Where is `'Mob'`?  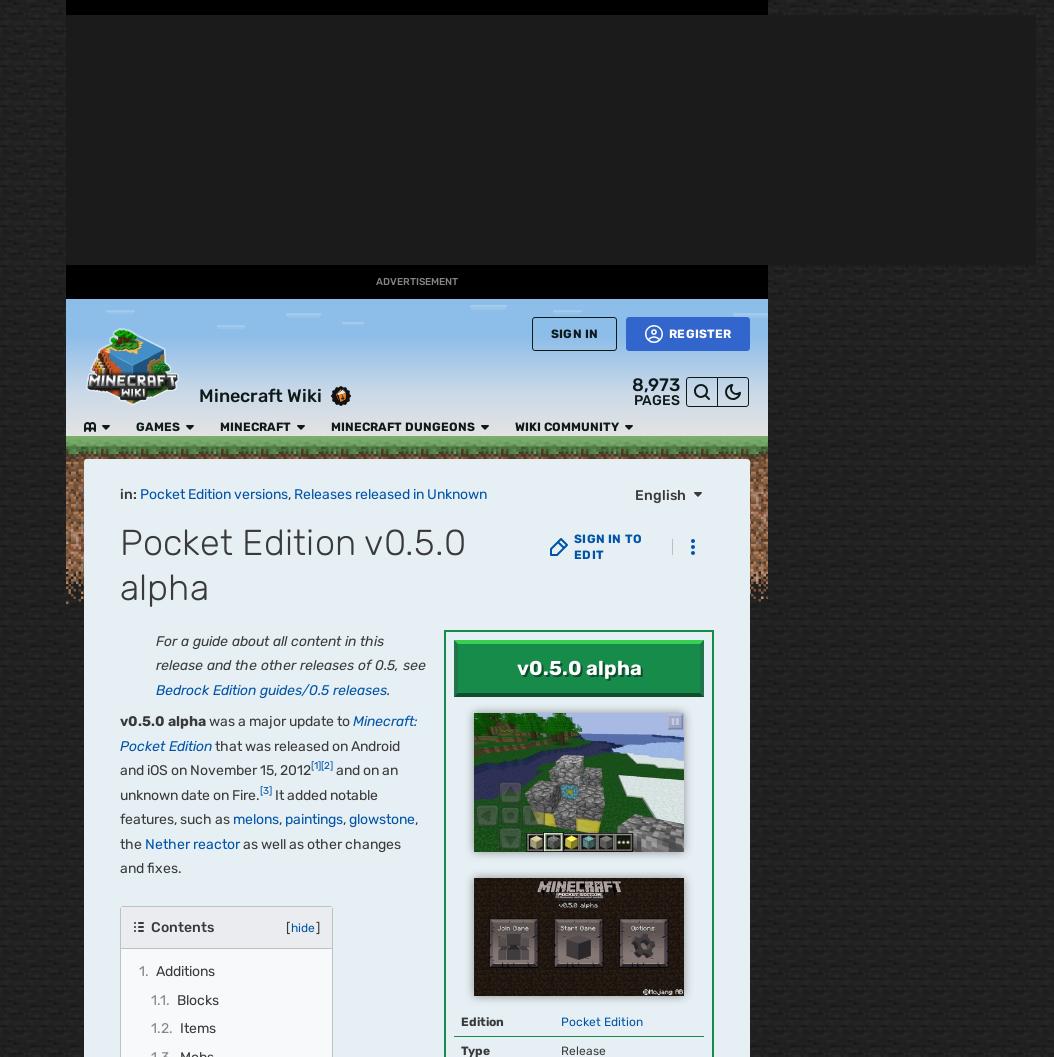
'Mob' is located at coordinates (507, 685).